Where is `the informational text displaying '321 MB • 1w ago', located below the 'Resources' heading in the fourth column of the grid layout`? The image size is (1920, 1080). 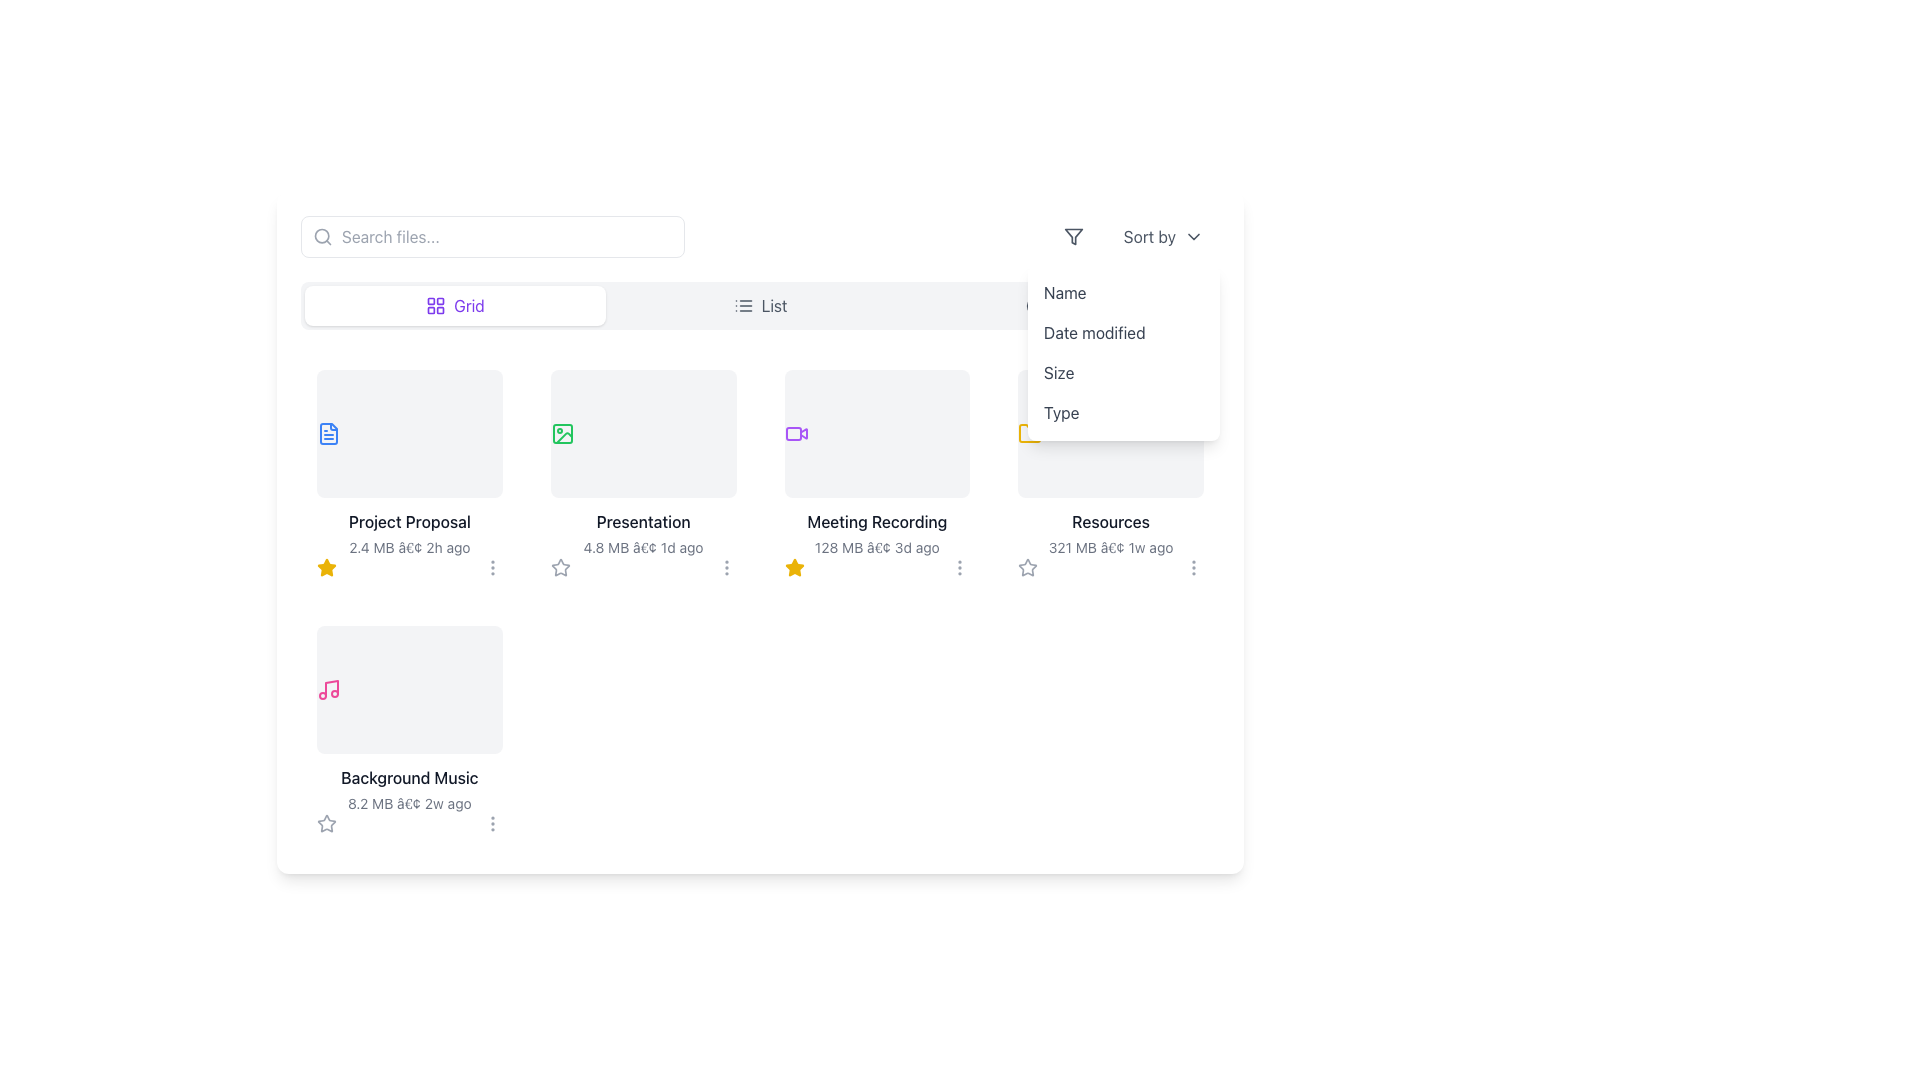
the informational text displaying '321 MB • 1w ago', located below the 'Resources' heading in the fourth column of the grid layout is located at coordinates (1110, 547).